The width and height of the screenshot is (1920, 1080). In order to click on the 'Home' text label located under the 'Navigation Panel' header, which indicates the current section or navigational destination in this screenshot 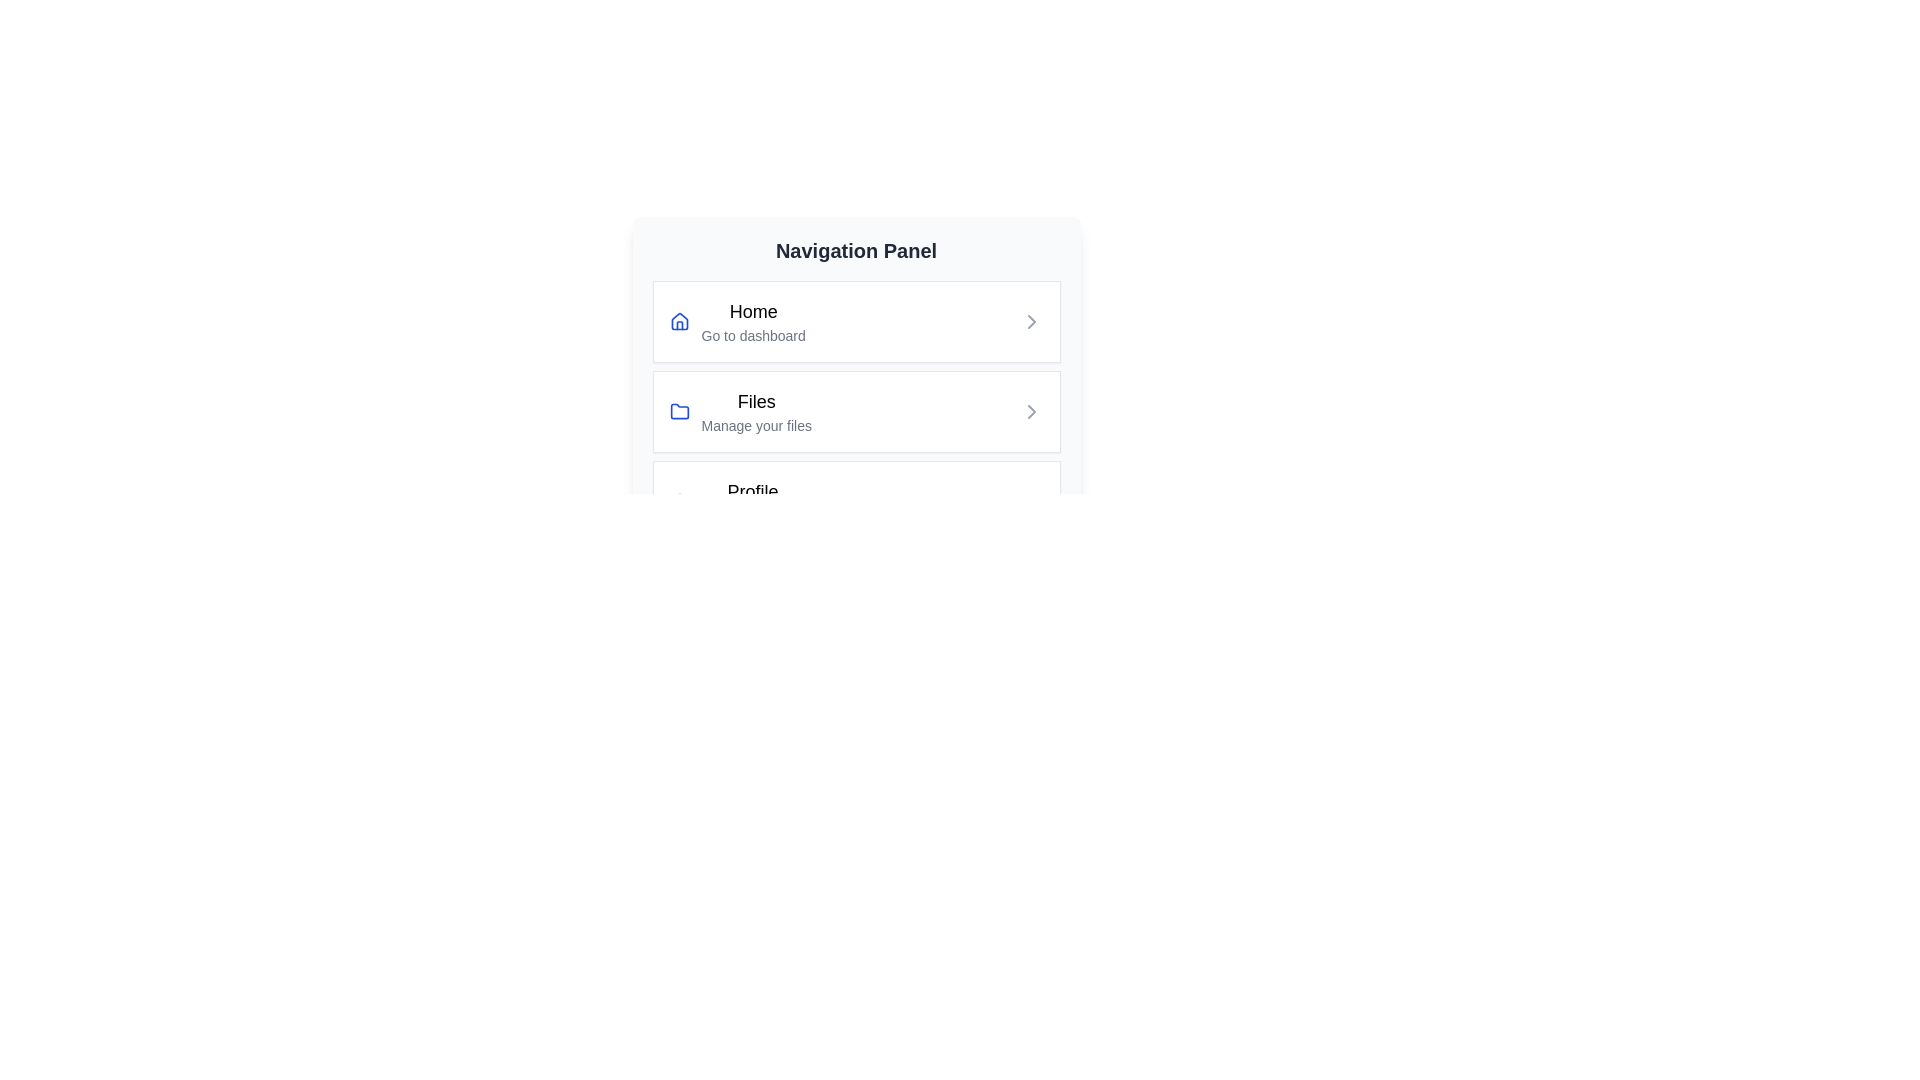, I will do `click(752, 312)`.